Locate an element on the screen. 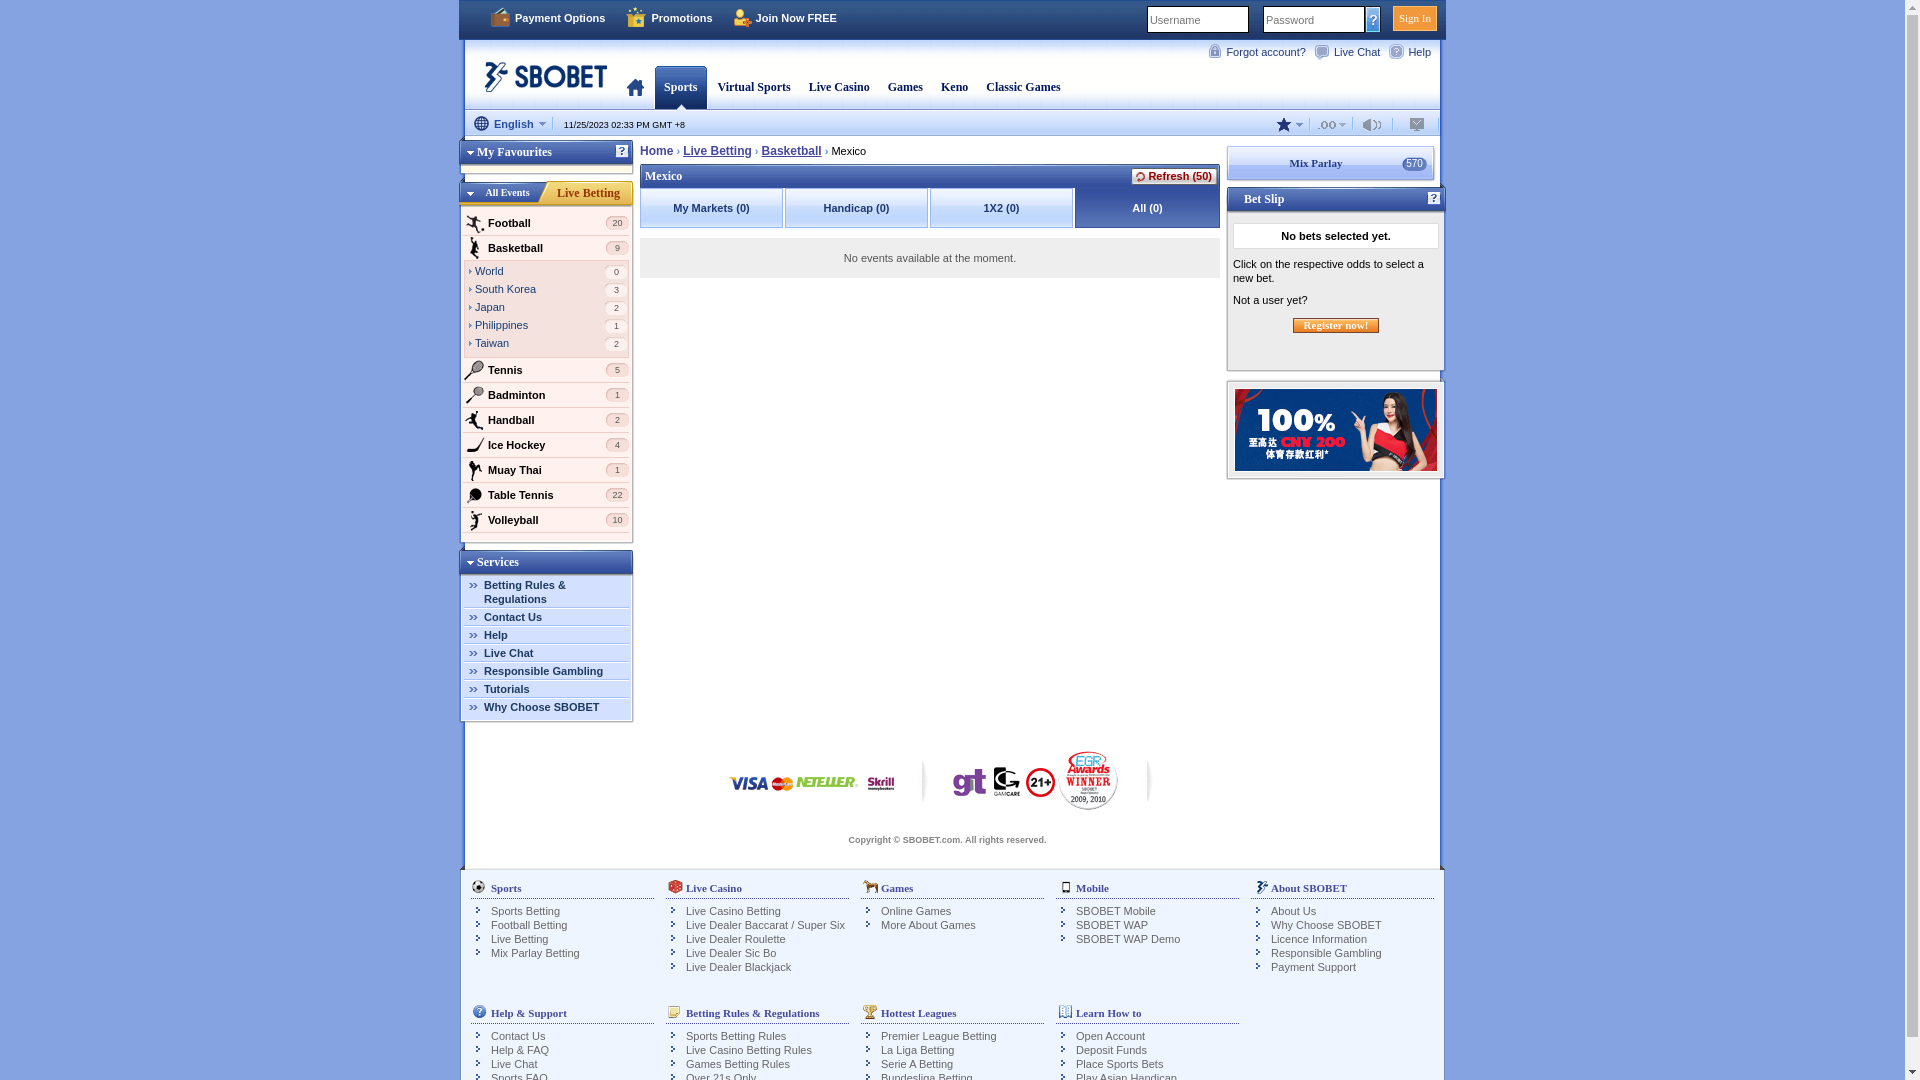 The image size is (1920, 1080). 'Premier League Betting' is located at coordinates (938, 1035).